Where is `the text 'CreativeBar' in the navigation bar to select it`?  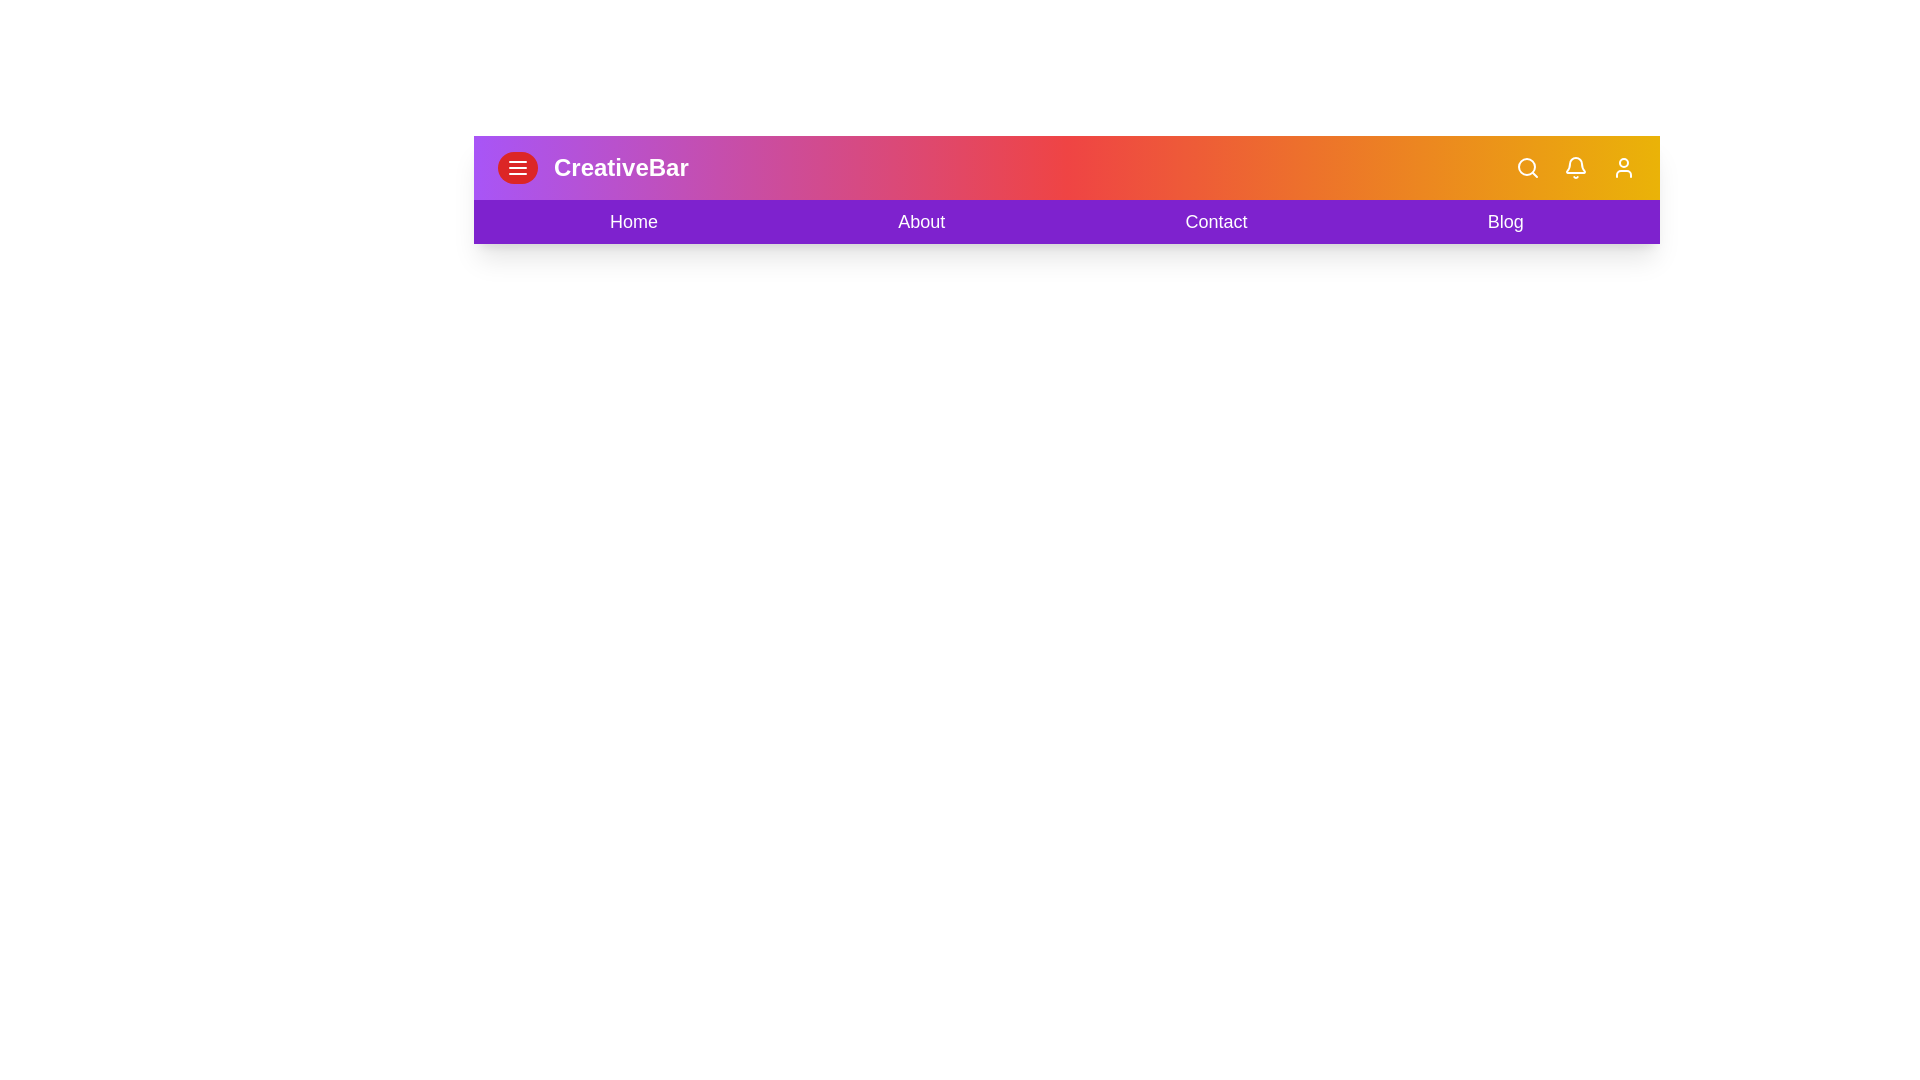 the text 'CreativeBar' in the navigation bar to select it is located at coordinates (619, 167).